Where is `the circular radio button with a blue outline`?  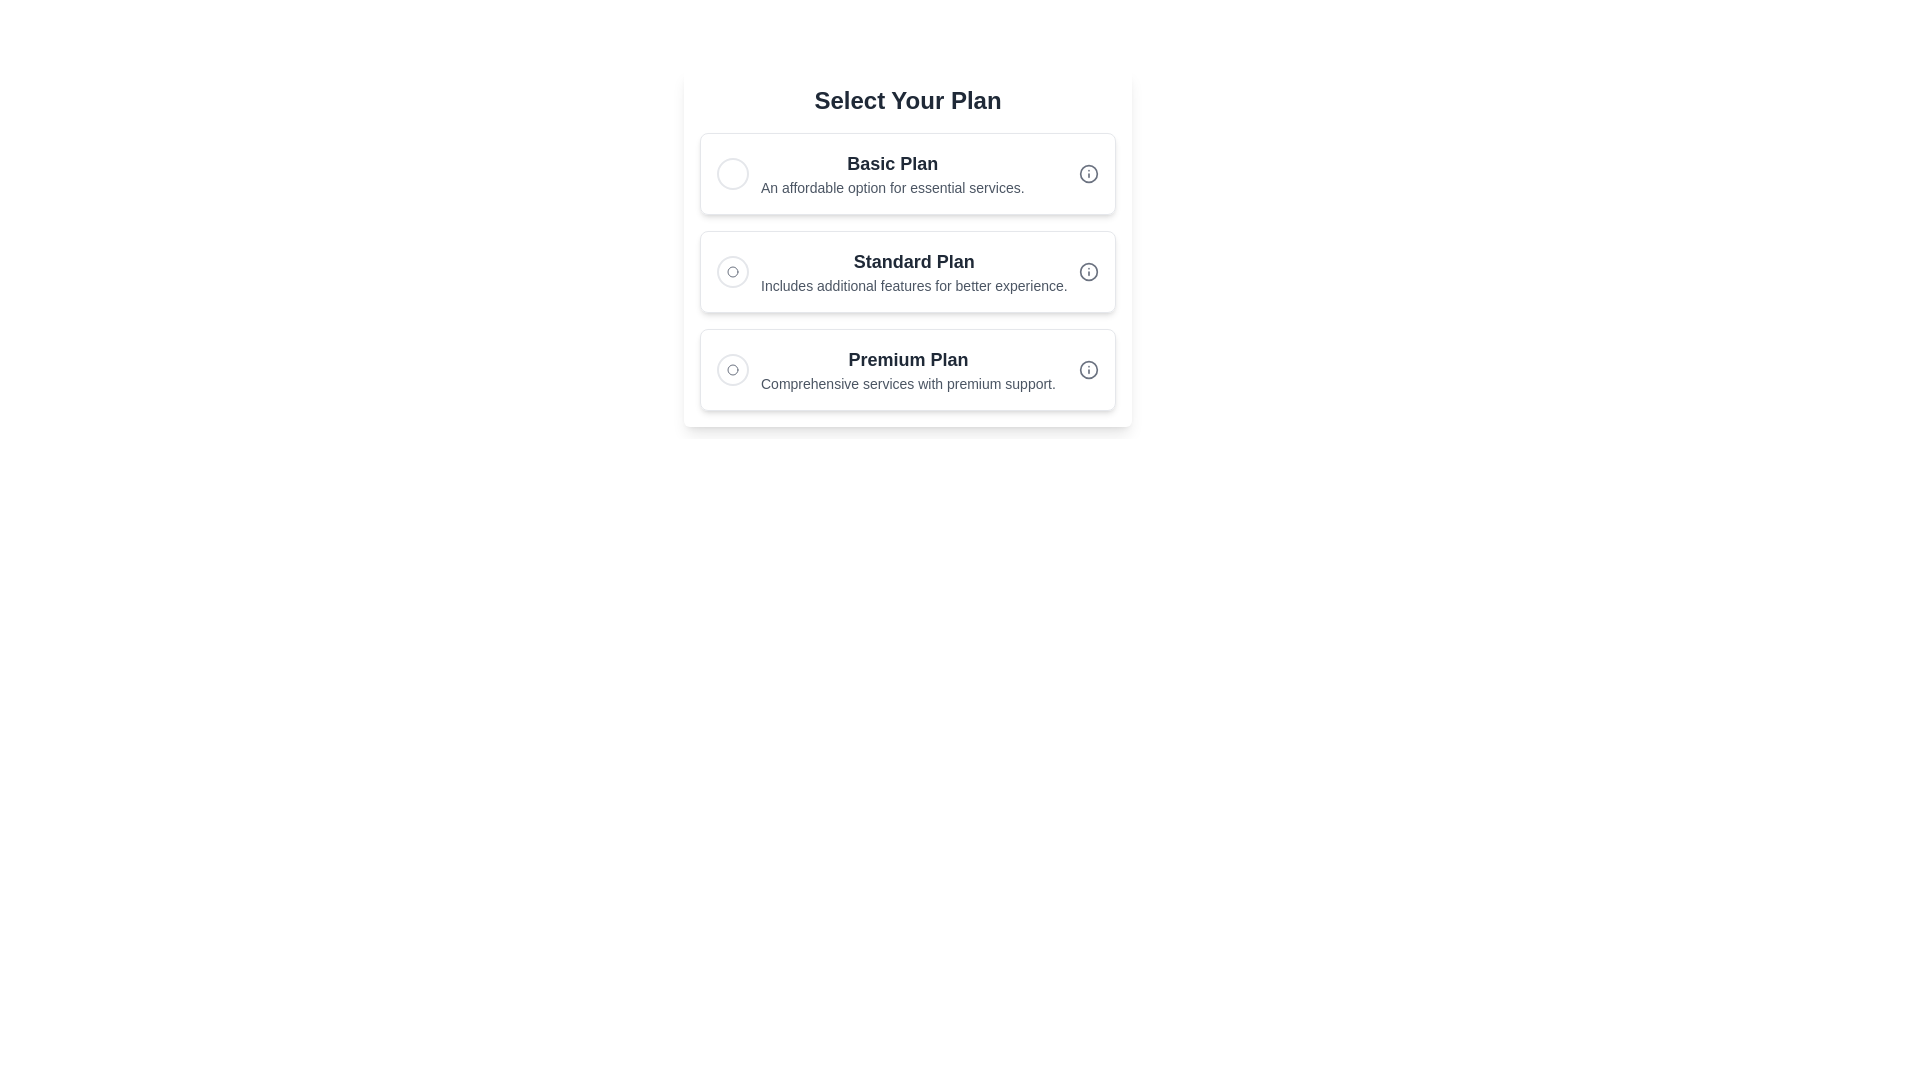
the circular radio button with a blue outline is located at coordinates (732, 370).